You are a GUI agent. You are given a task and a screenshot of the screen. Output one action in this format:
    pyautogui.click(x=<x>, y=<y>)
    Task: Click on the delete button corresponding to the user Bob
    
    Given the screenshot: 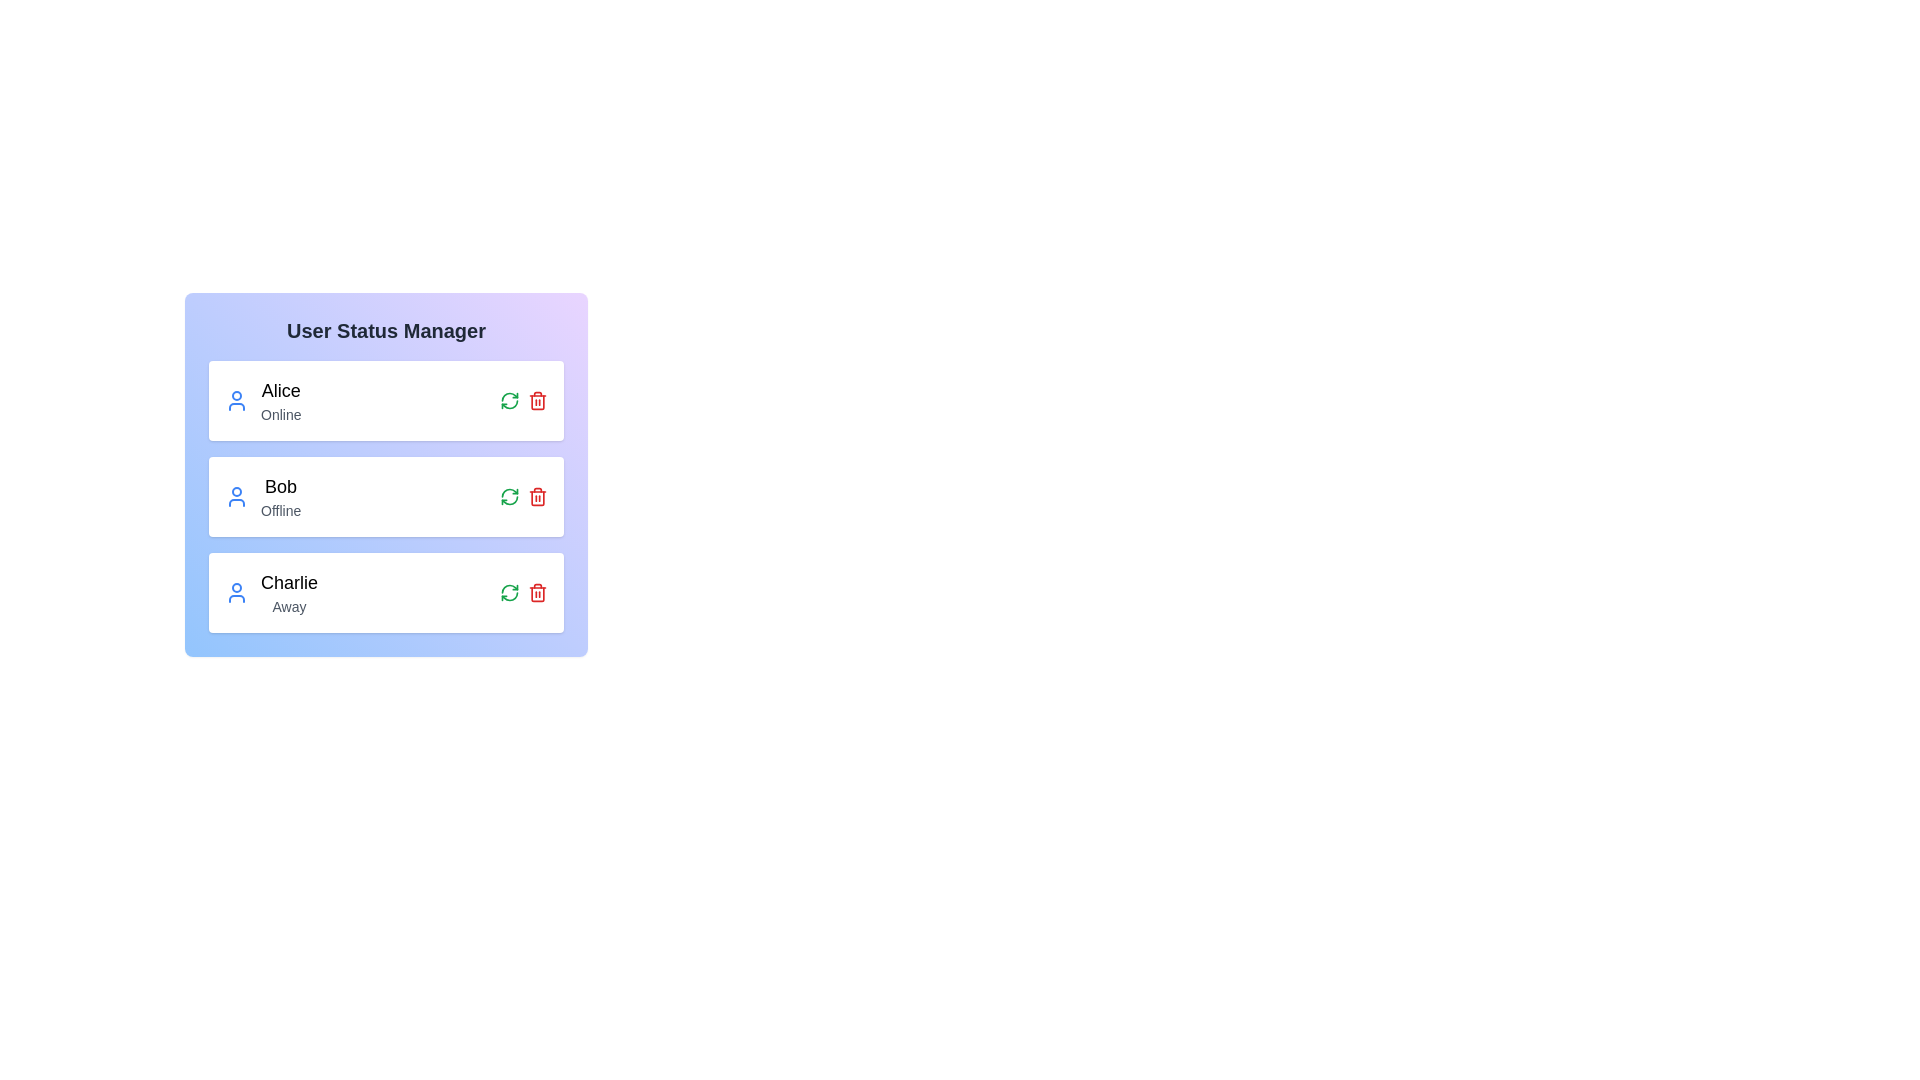 What is the action you would take?
    pyautogui.click(x=537, y=496)
    